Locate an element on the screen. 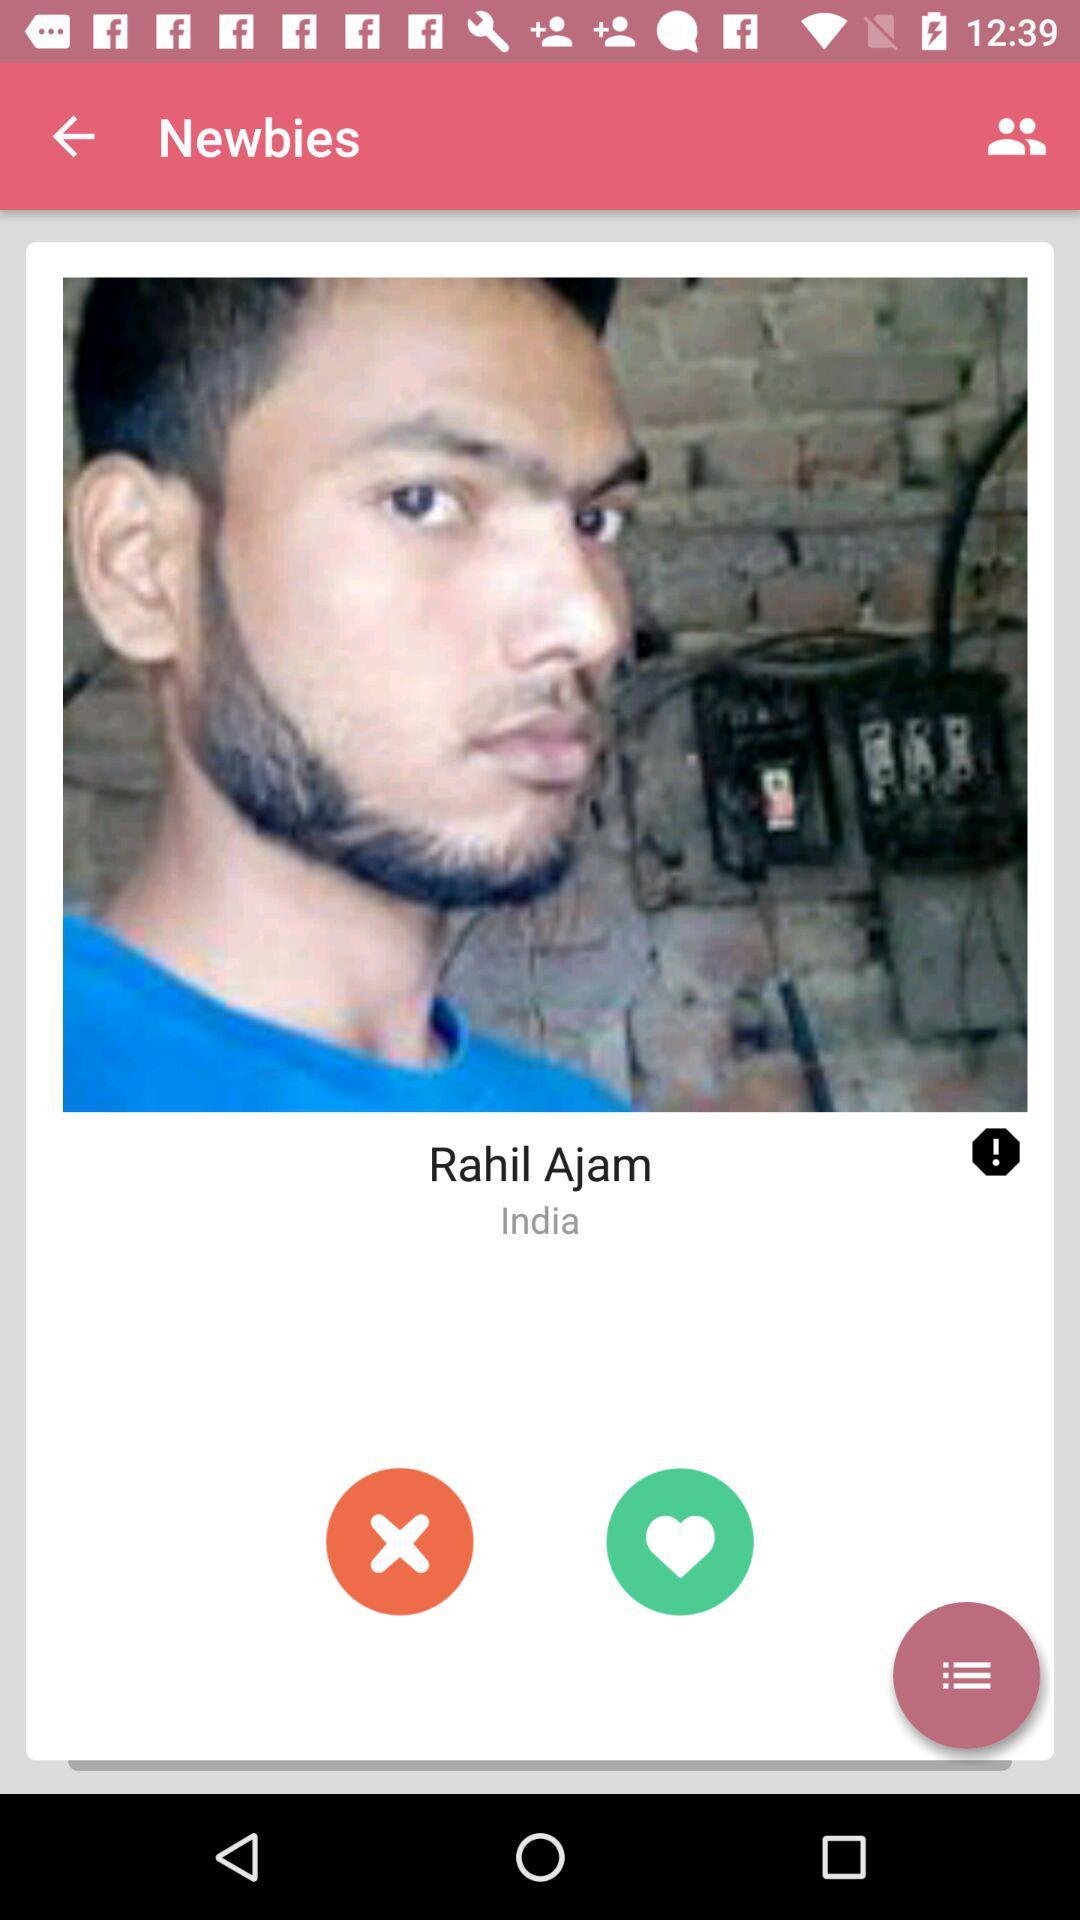 The height and width of the screenshot is (1920, 1080). like this profile is located at coordinates (678, 1540).